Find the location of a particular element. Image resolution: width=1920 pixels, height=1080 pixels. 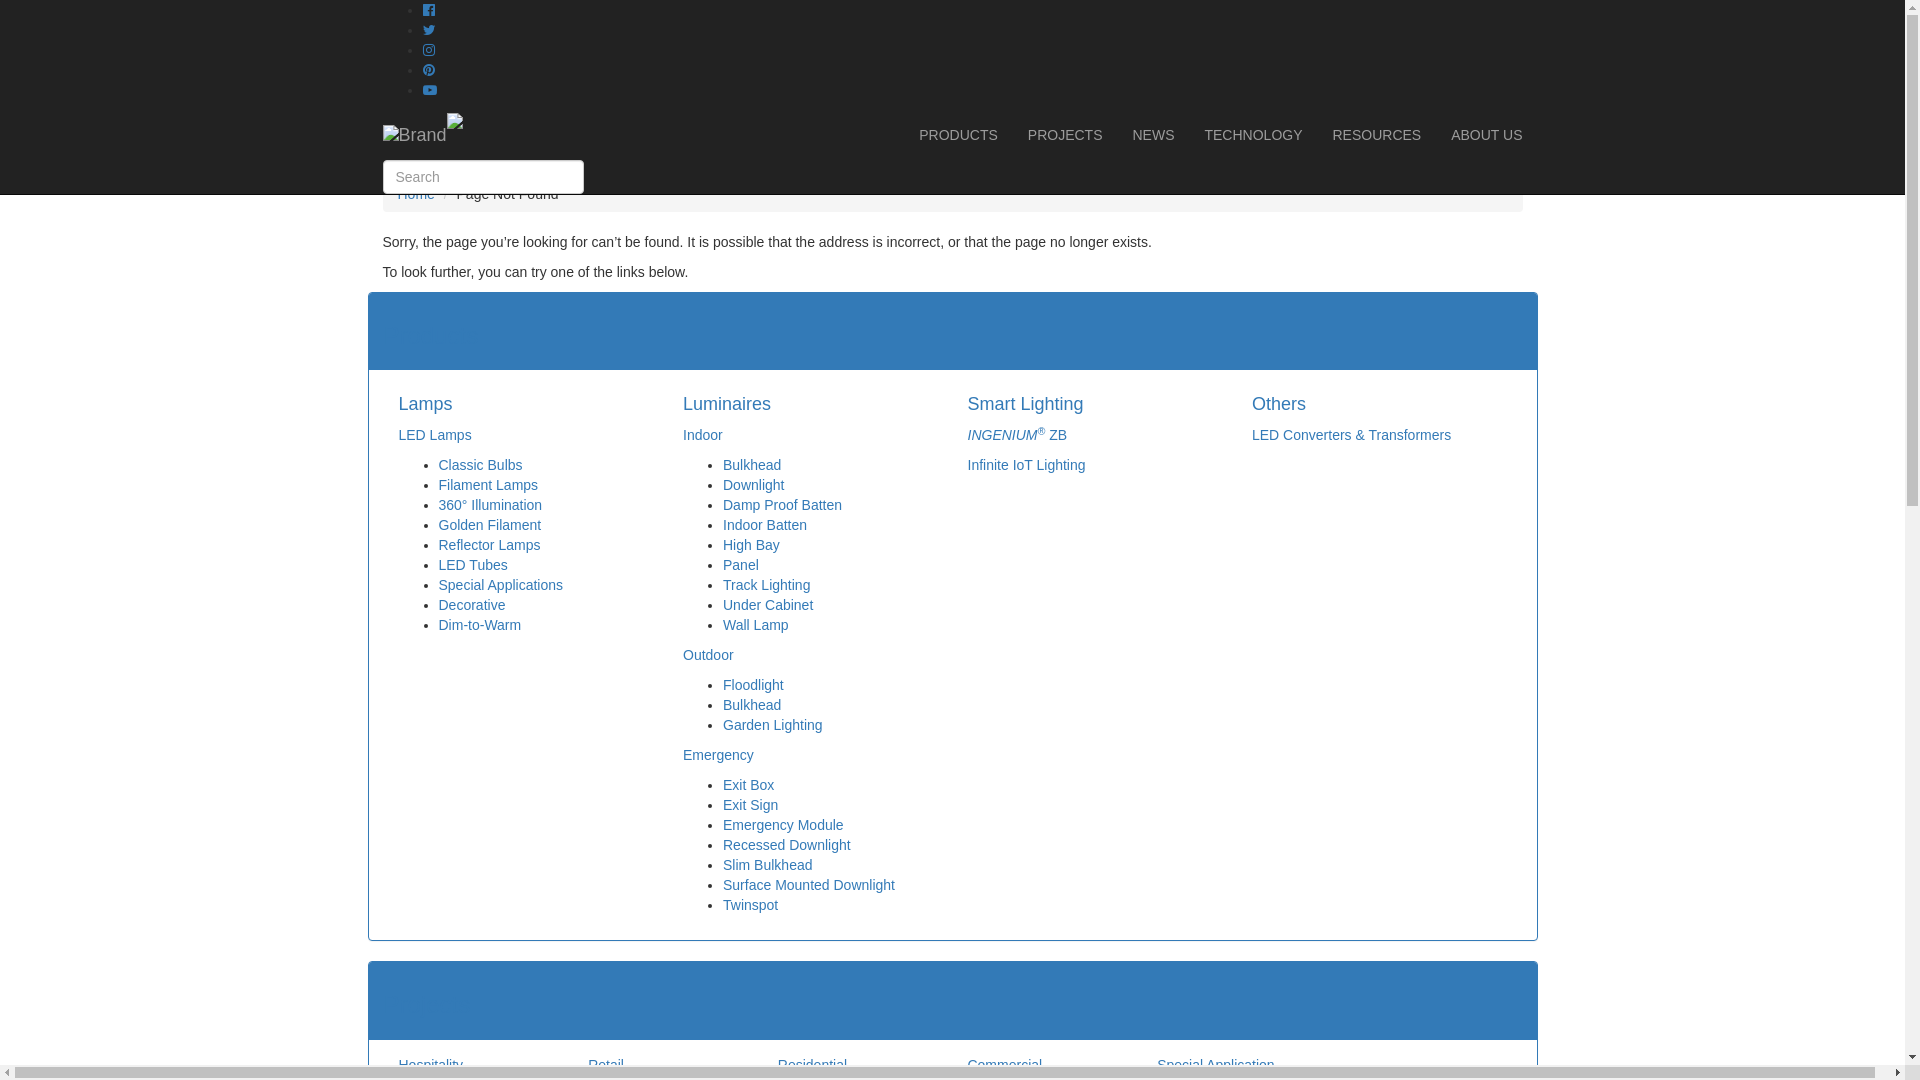

'Decorative' is located at coordinates (470, 604).